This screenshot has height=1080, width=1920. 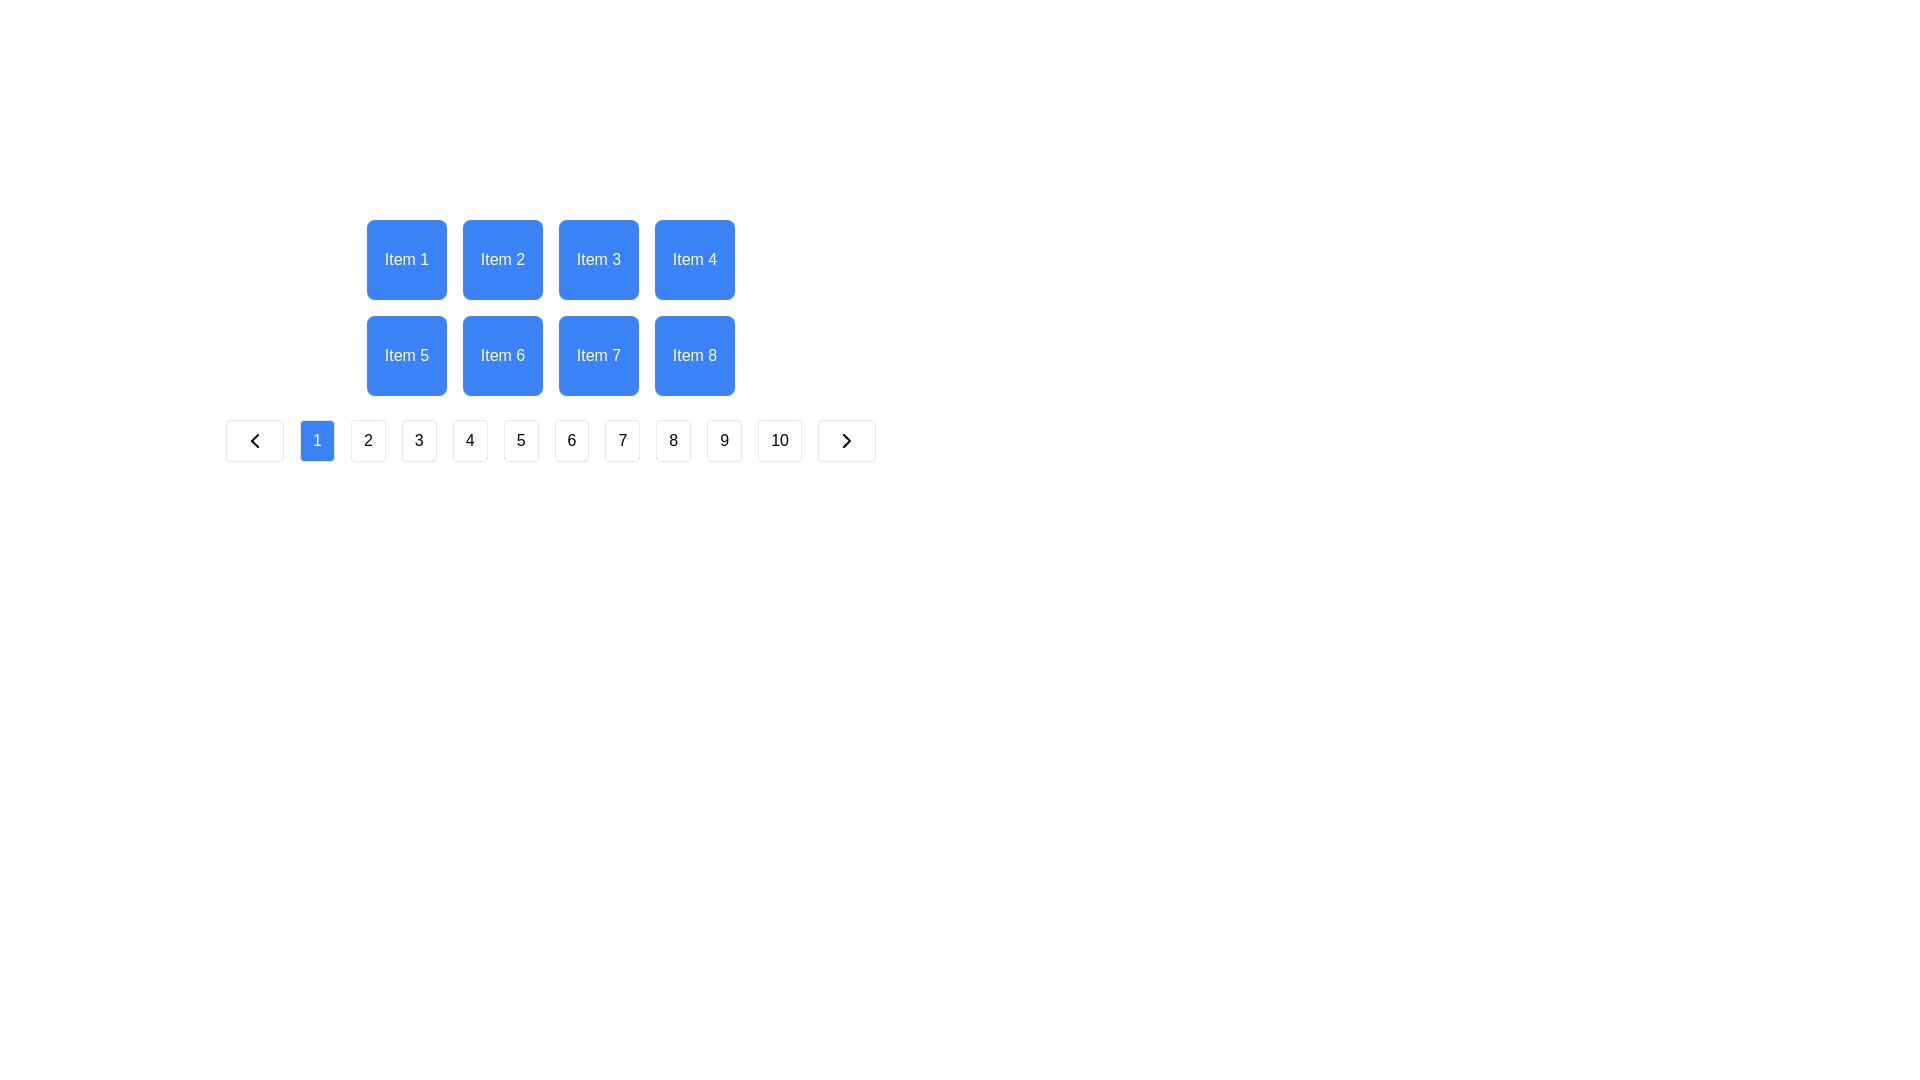 I want to click on the fourth pagination control button, so click(x=469, y=439).